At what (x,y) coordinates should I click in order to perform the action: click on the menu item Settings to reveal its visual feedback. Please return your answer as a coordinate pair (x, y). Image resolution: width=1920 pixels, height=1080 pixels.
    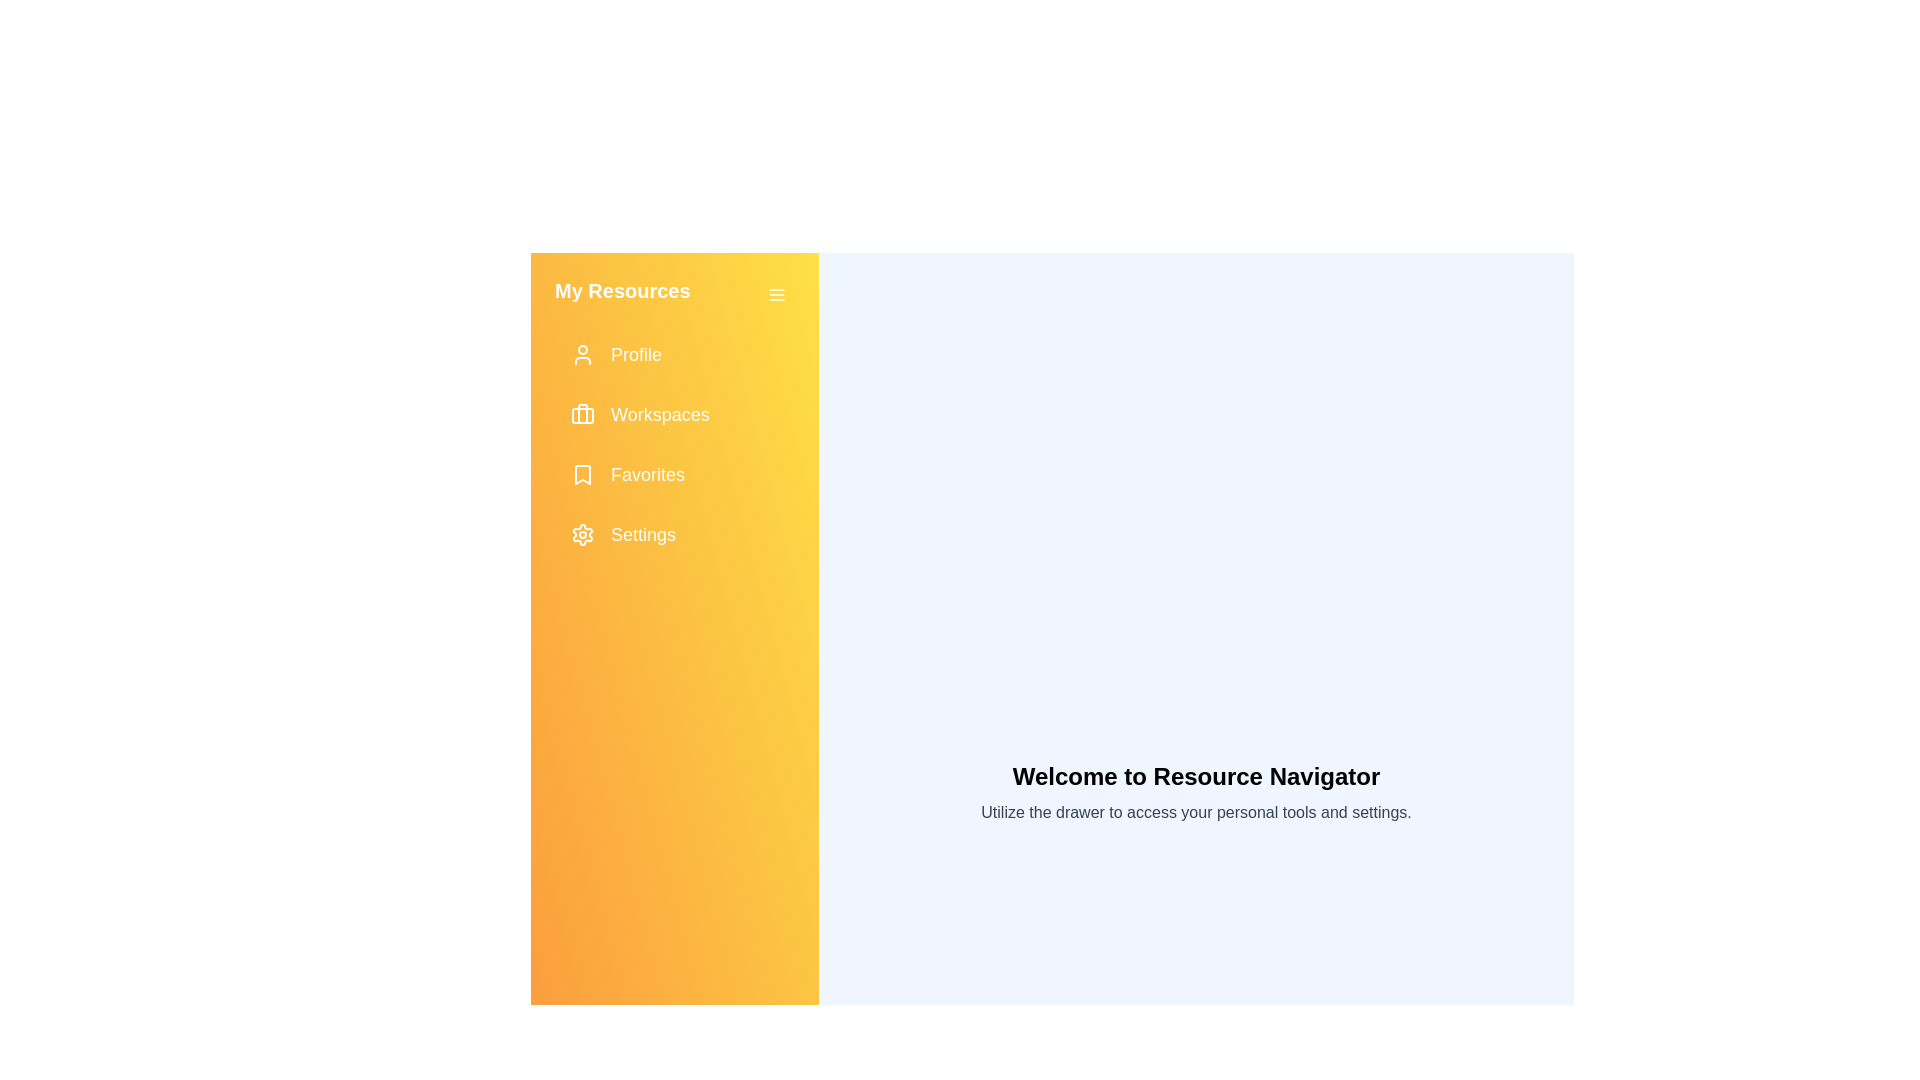
    Looking at the image, I should click on (675, 534).